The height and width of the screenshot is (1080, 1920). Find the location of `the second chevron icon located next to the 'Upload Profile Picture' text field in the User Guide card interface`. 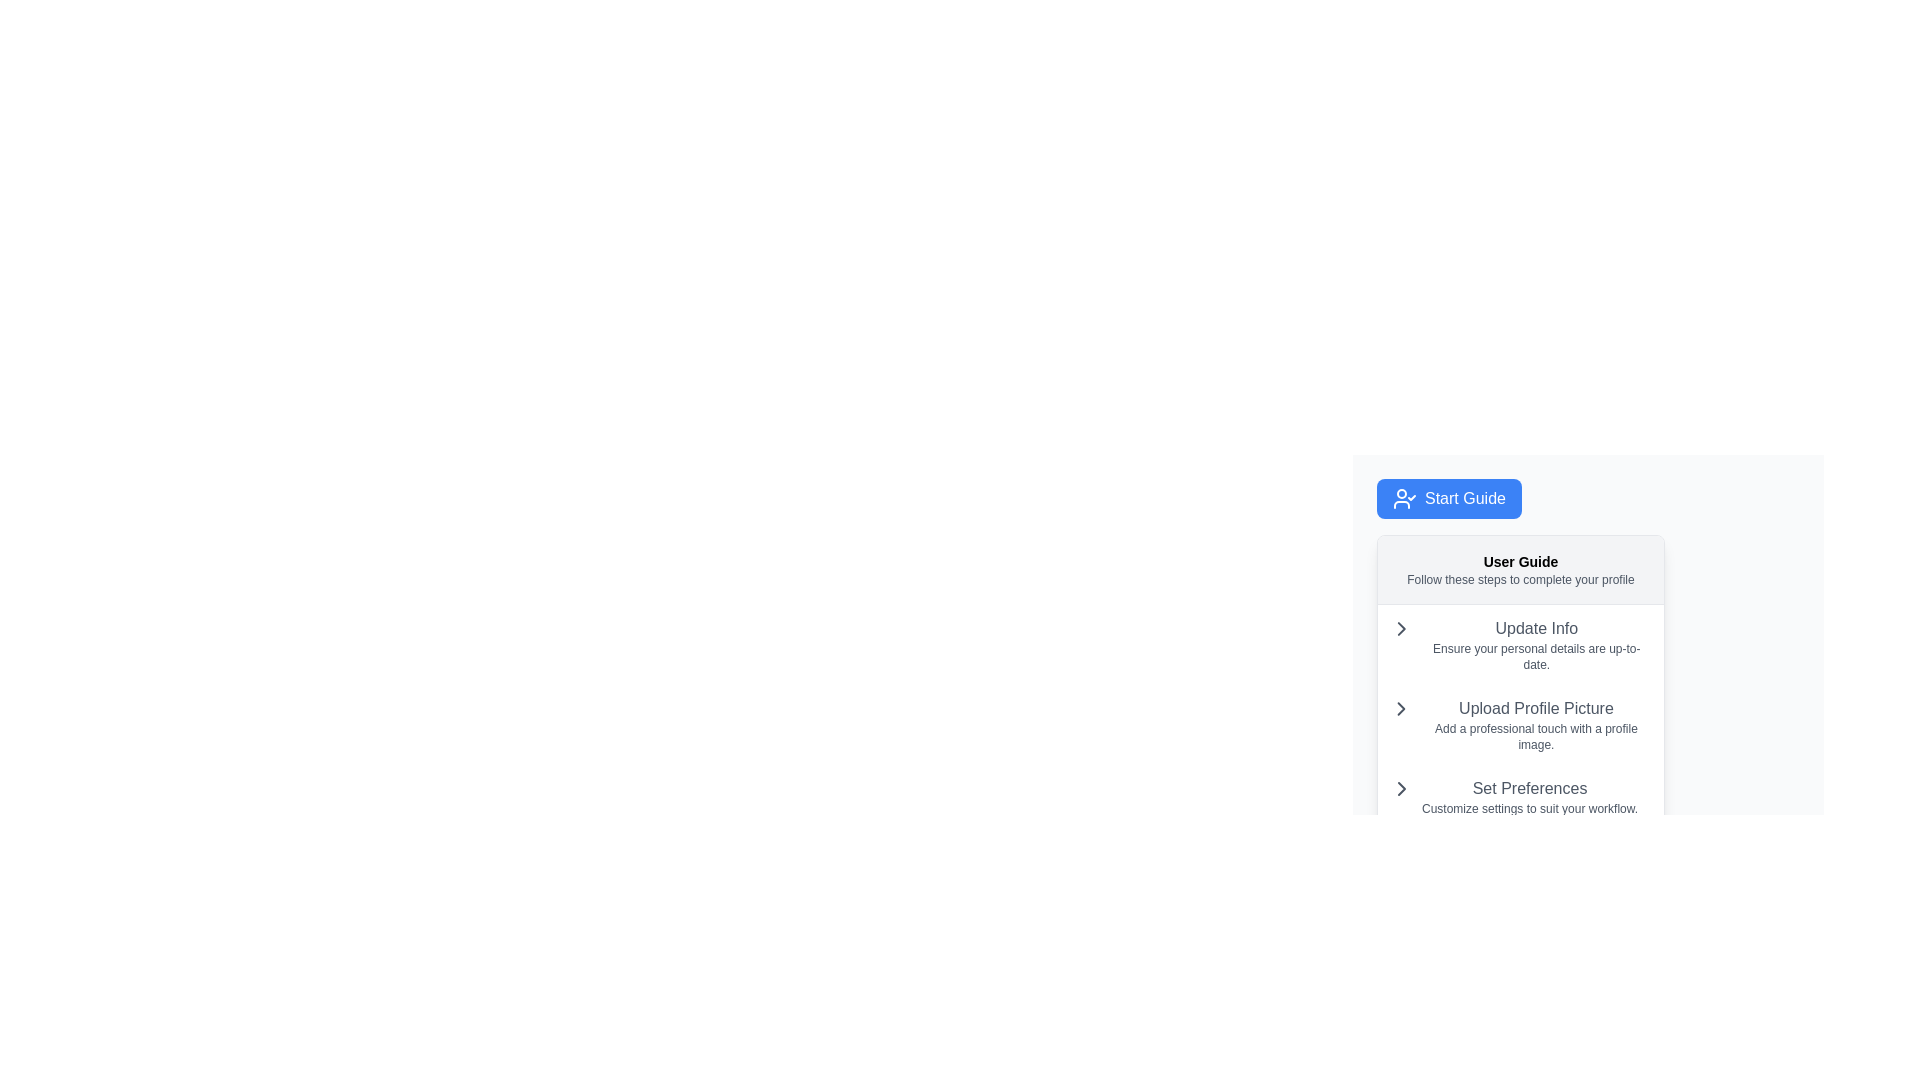

the second chevron icon located next to the 'Upload Profile Picture' text field in the User Guide card interface is located at coordinates (1400, 708).